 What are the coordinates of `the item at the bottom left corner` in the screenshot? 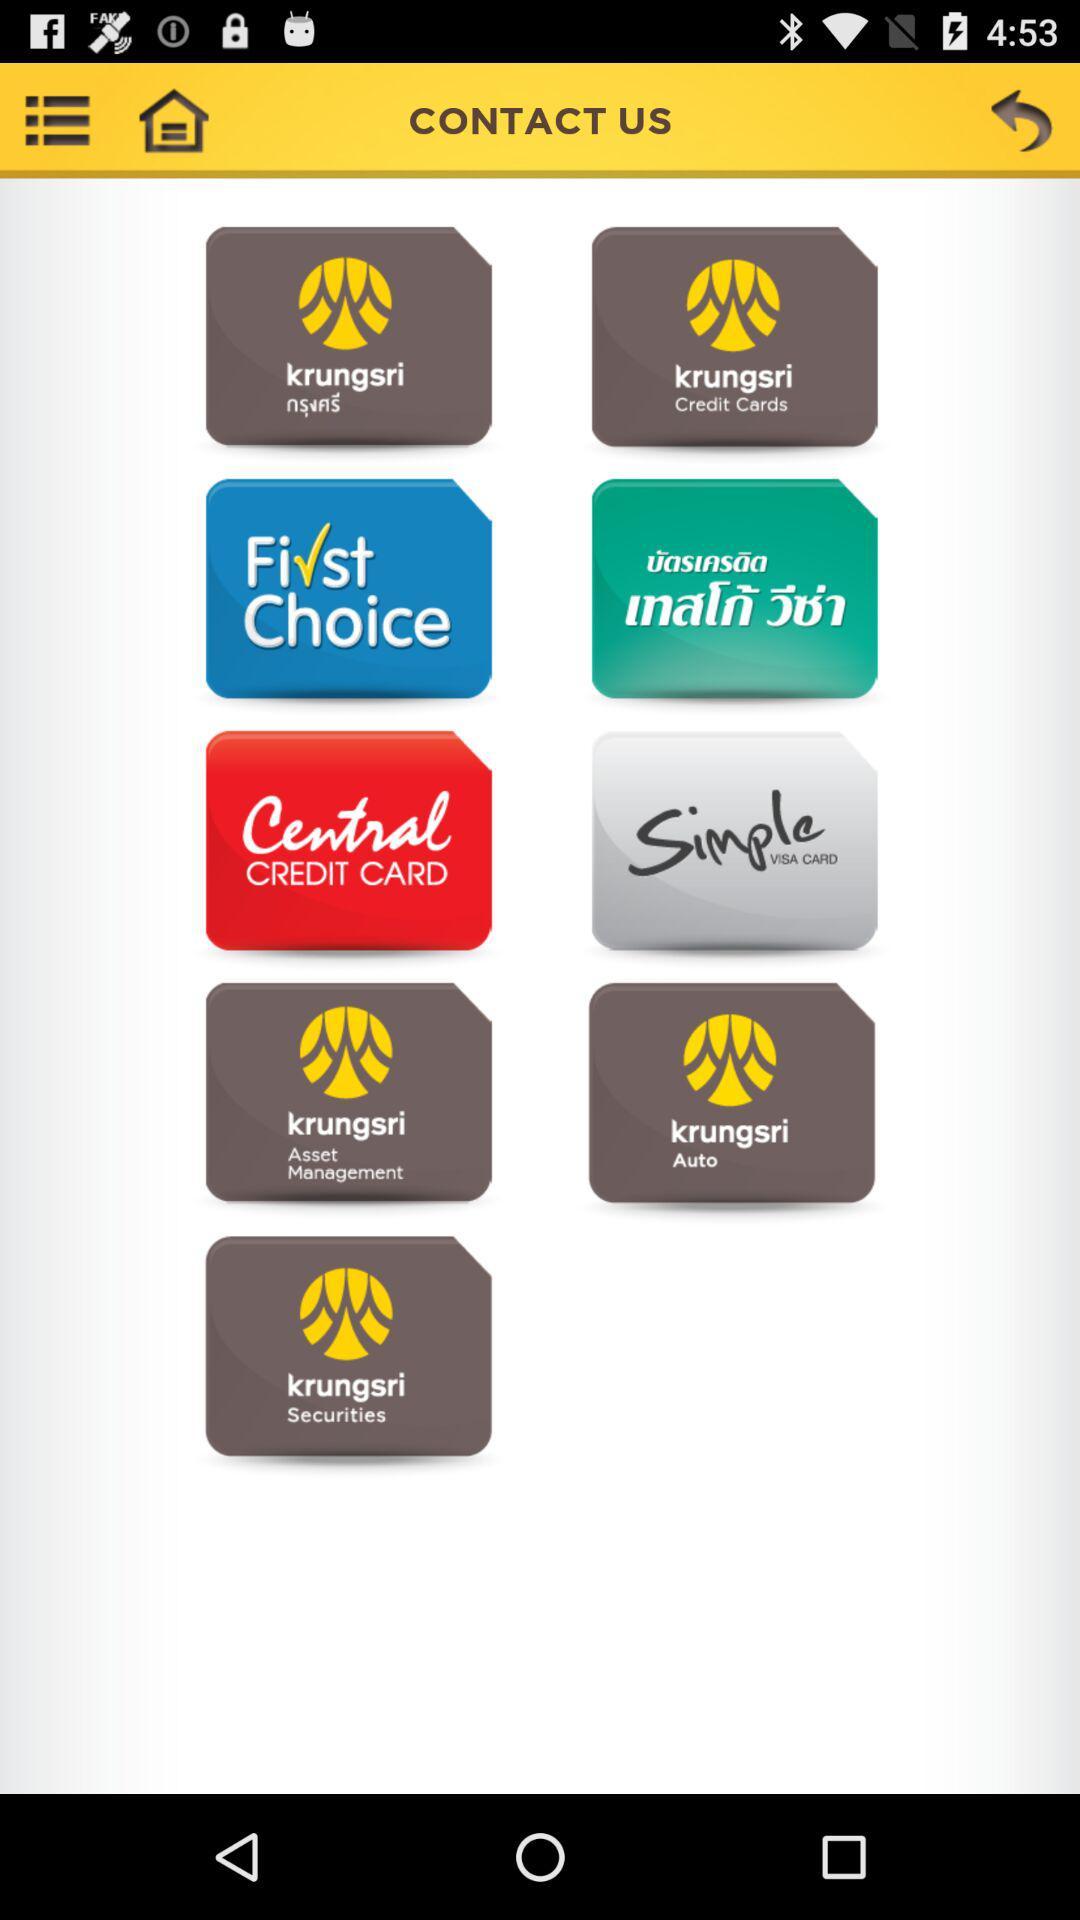 It's located at (347, 1354).